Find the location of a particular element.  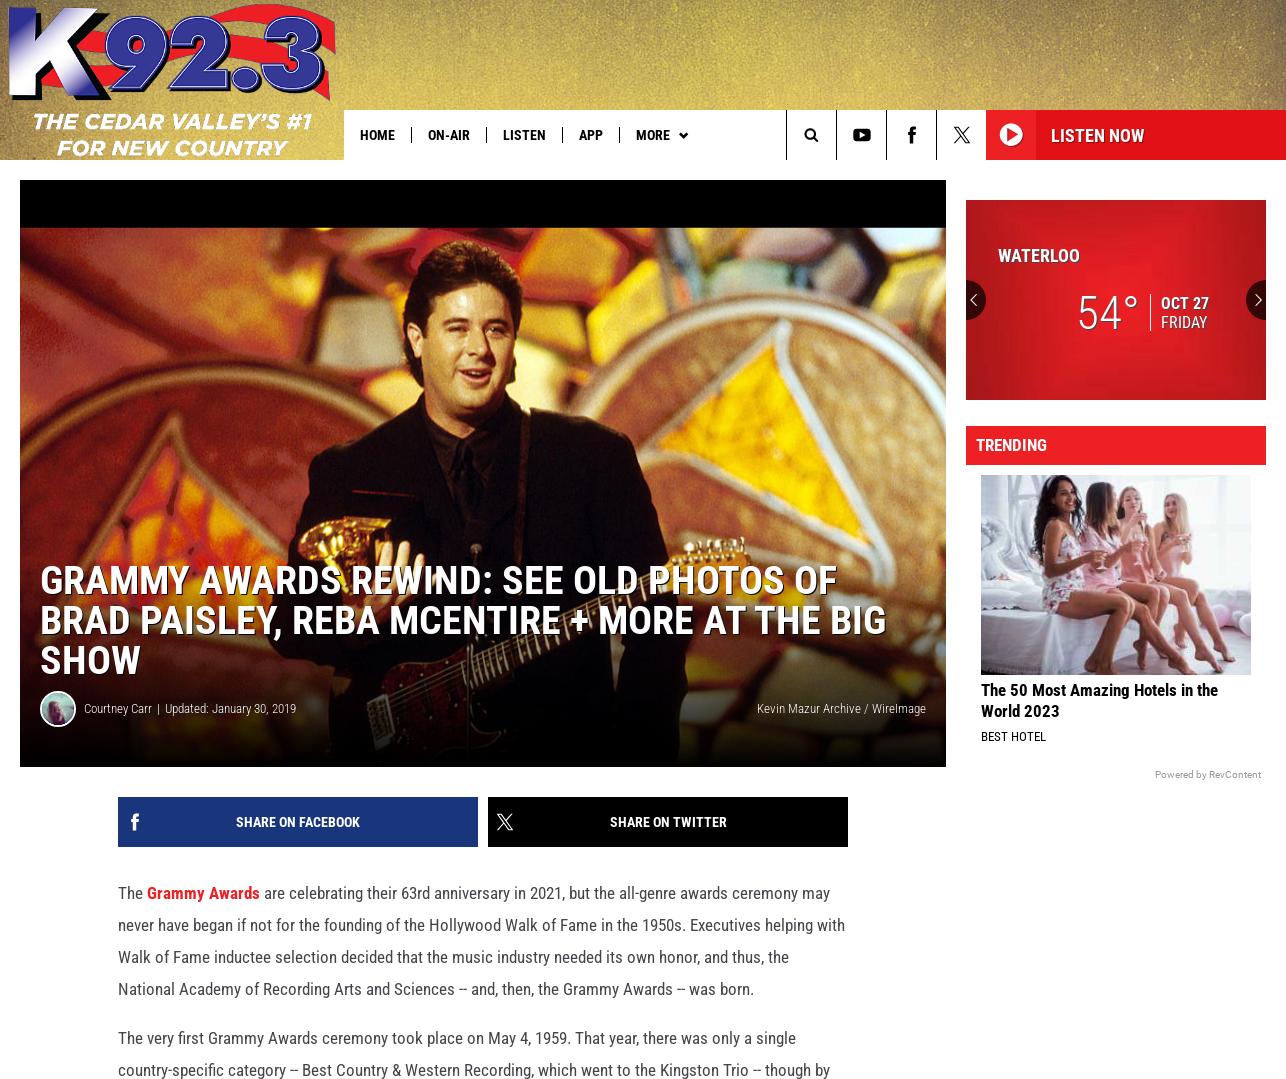

'Courtney Carr' is located at coordinates (118, 739).